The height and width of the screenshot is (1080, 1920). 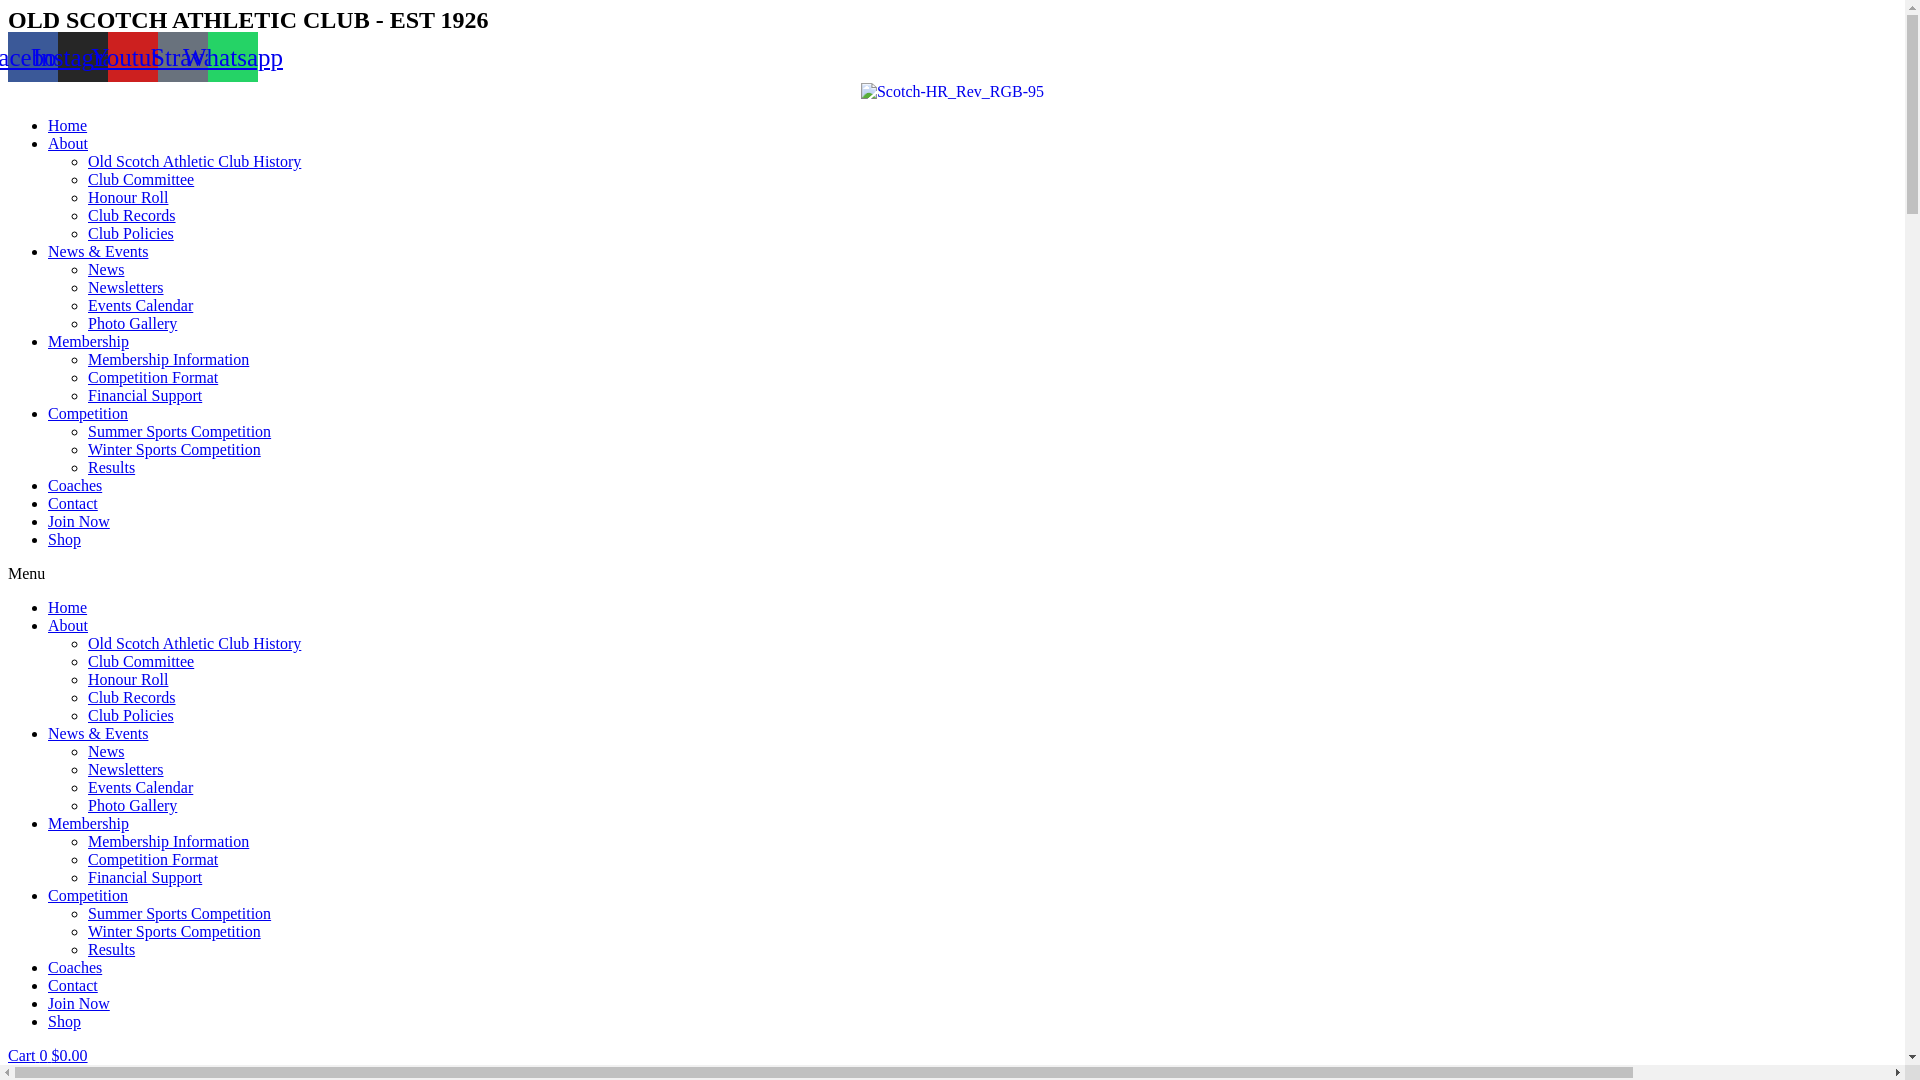 What do you see at coordinates (168, 841) in the screenshot?
I see `'Membership Information'` at bounding box center [168, 841].